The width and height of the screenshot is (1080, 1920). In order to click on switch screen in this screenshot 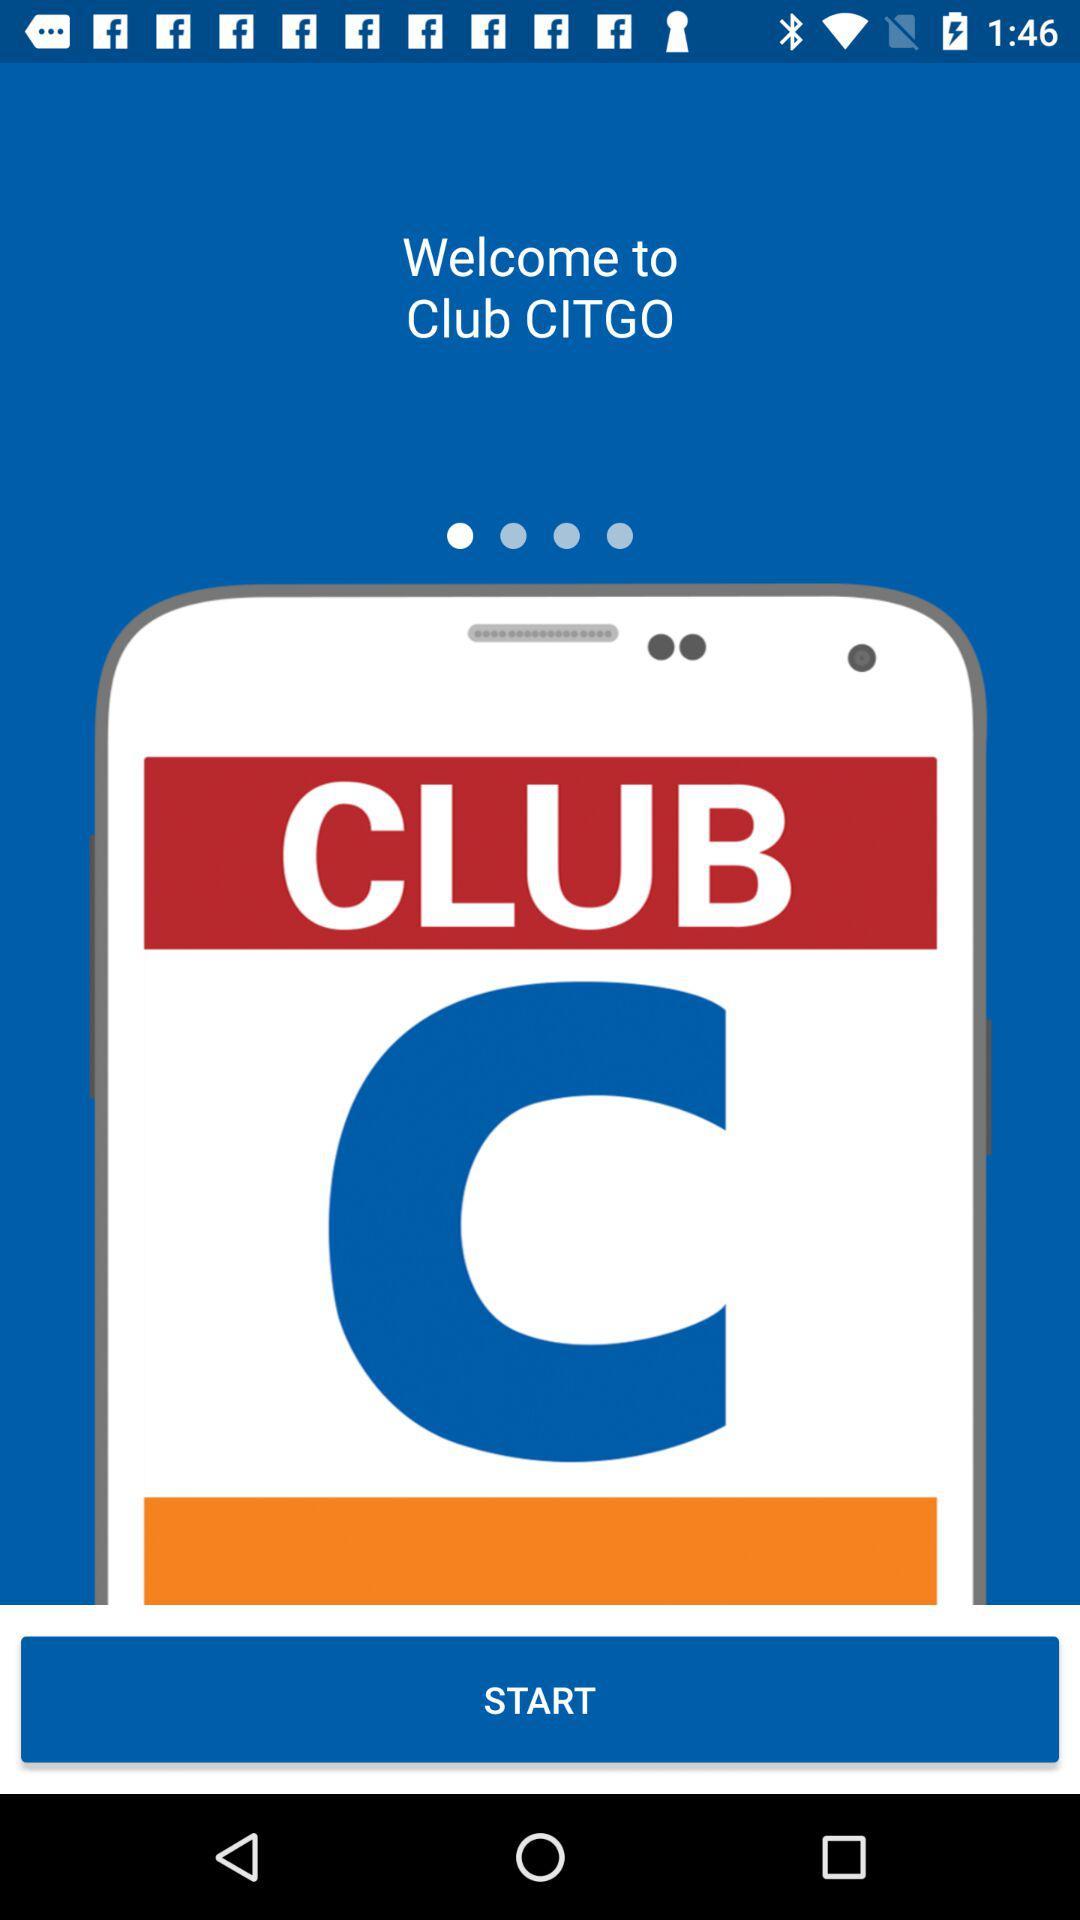, I will do `click(460, 535)`.